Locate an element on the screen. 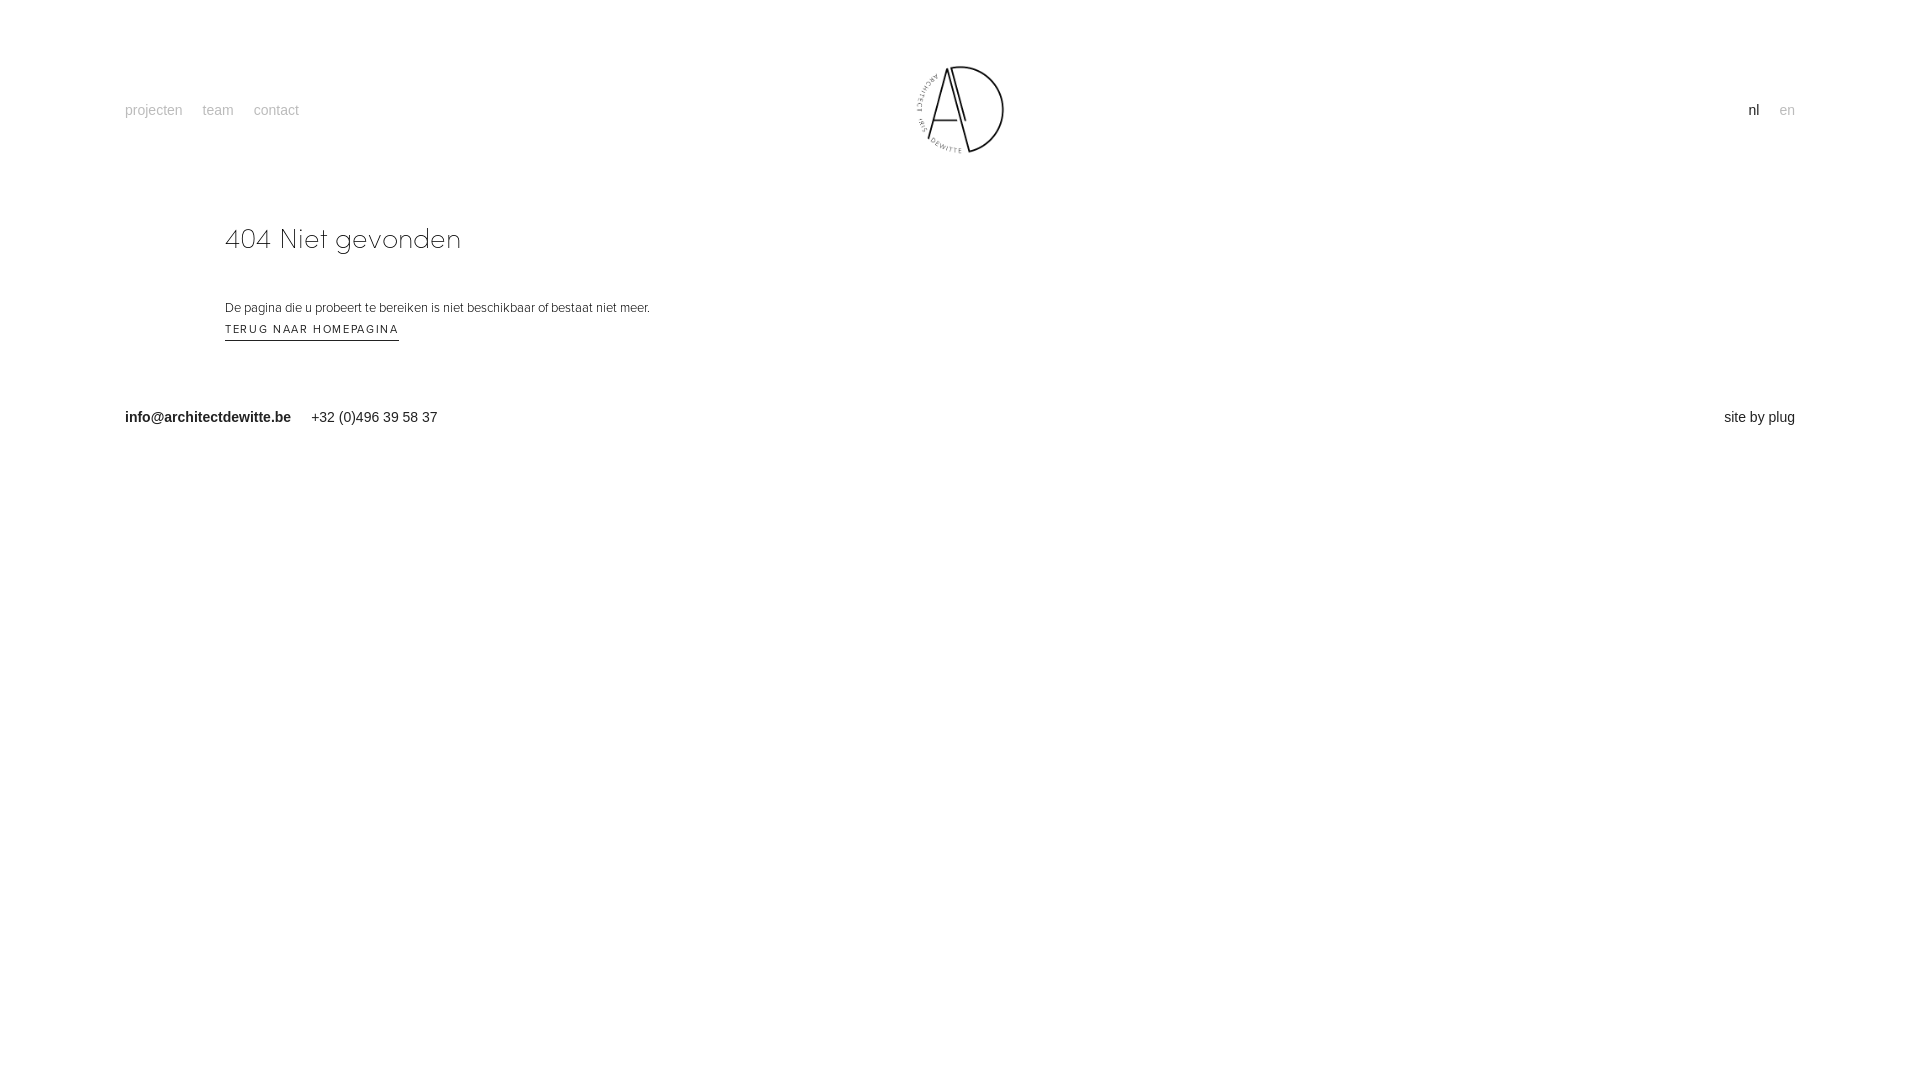 Image resolution: width=1920 pixels, height=1080 pixels. 'nl' is located at coordinates (1747, 110).